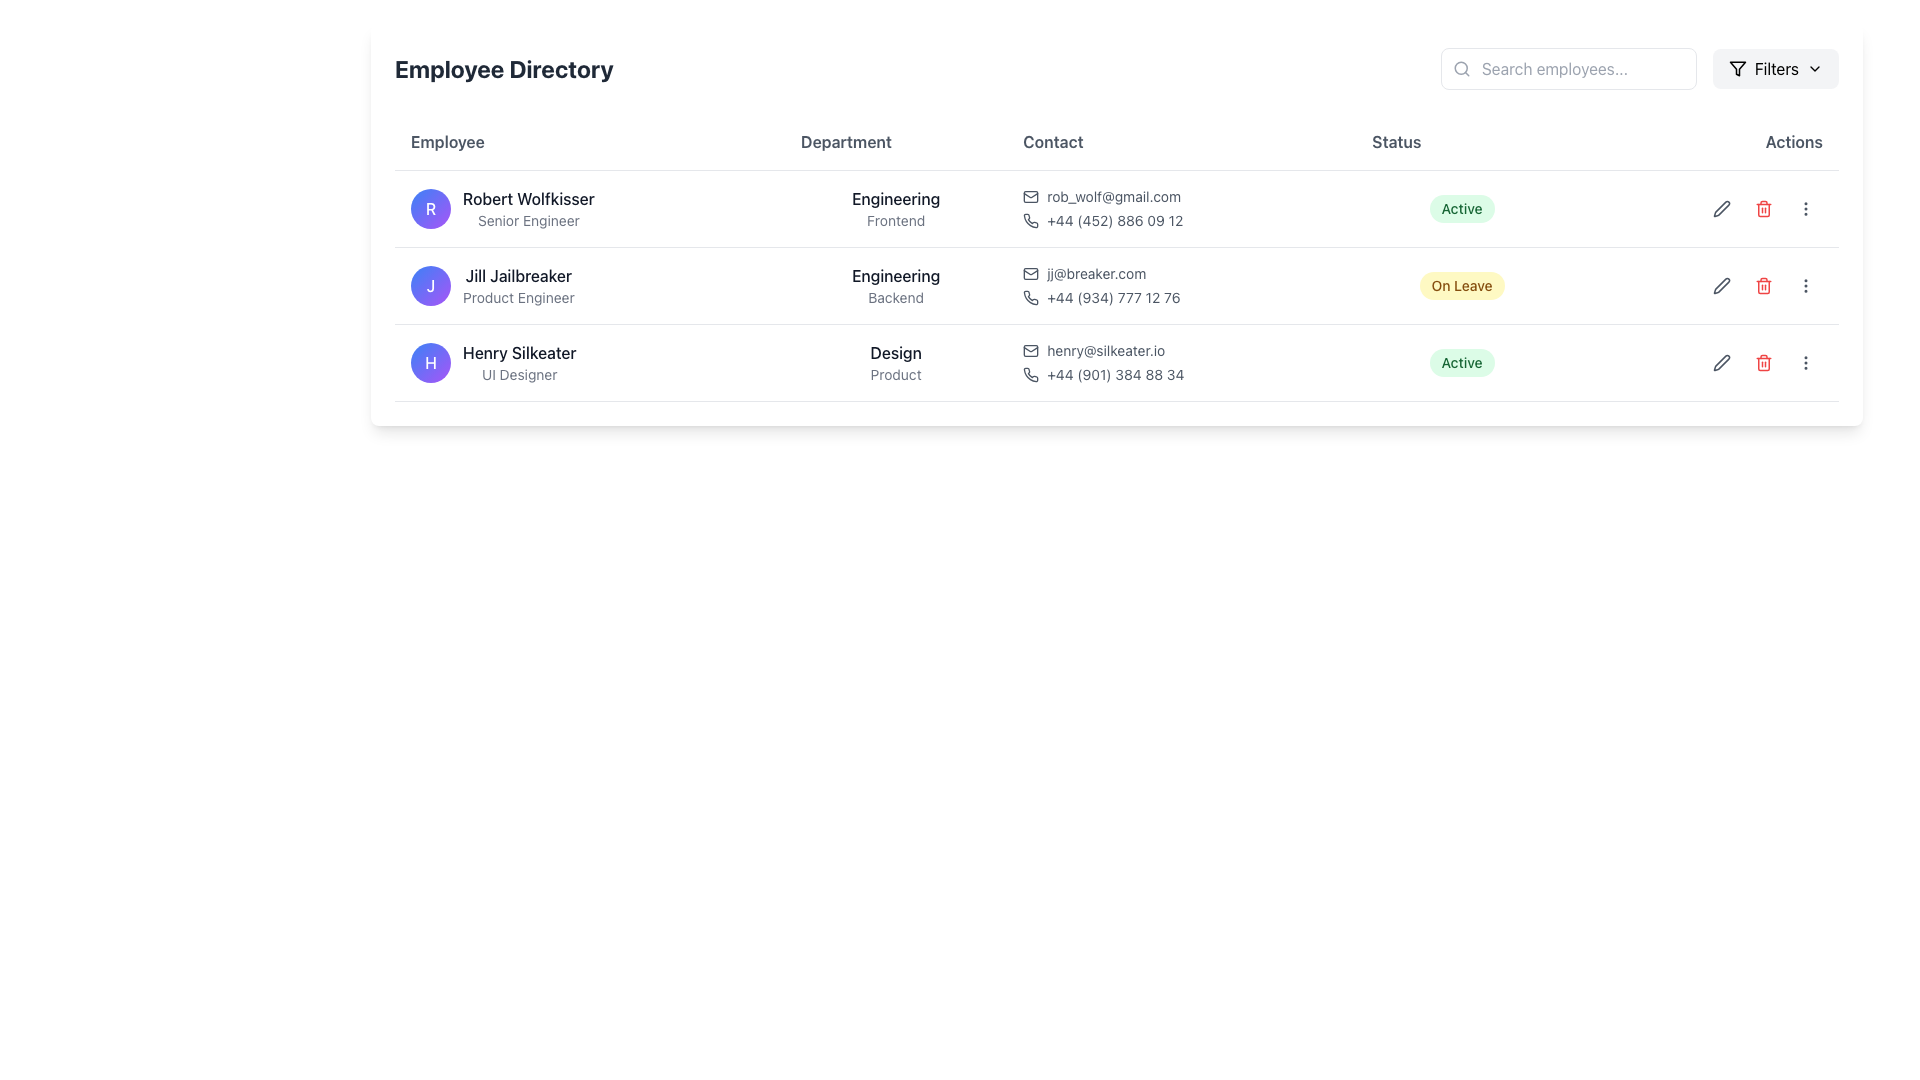  I want to click on the SVG envelope icon located in the 'Contact' column, positioned to the left of the email address 'rob_wolf@gmail.com', so click(1031, 196).